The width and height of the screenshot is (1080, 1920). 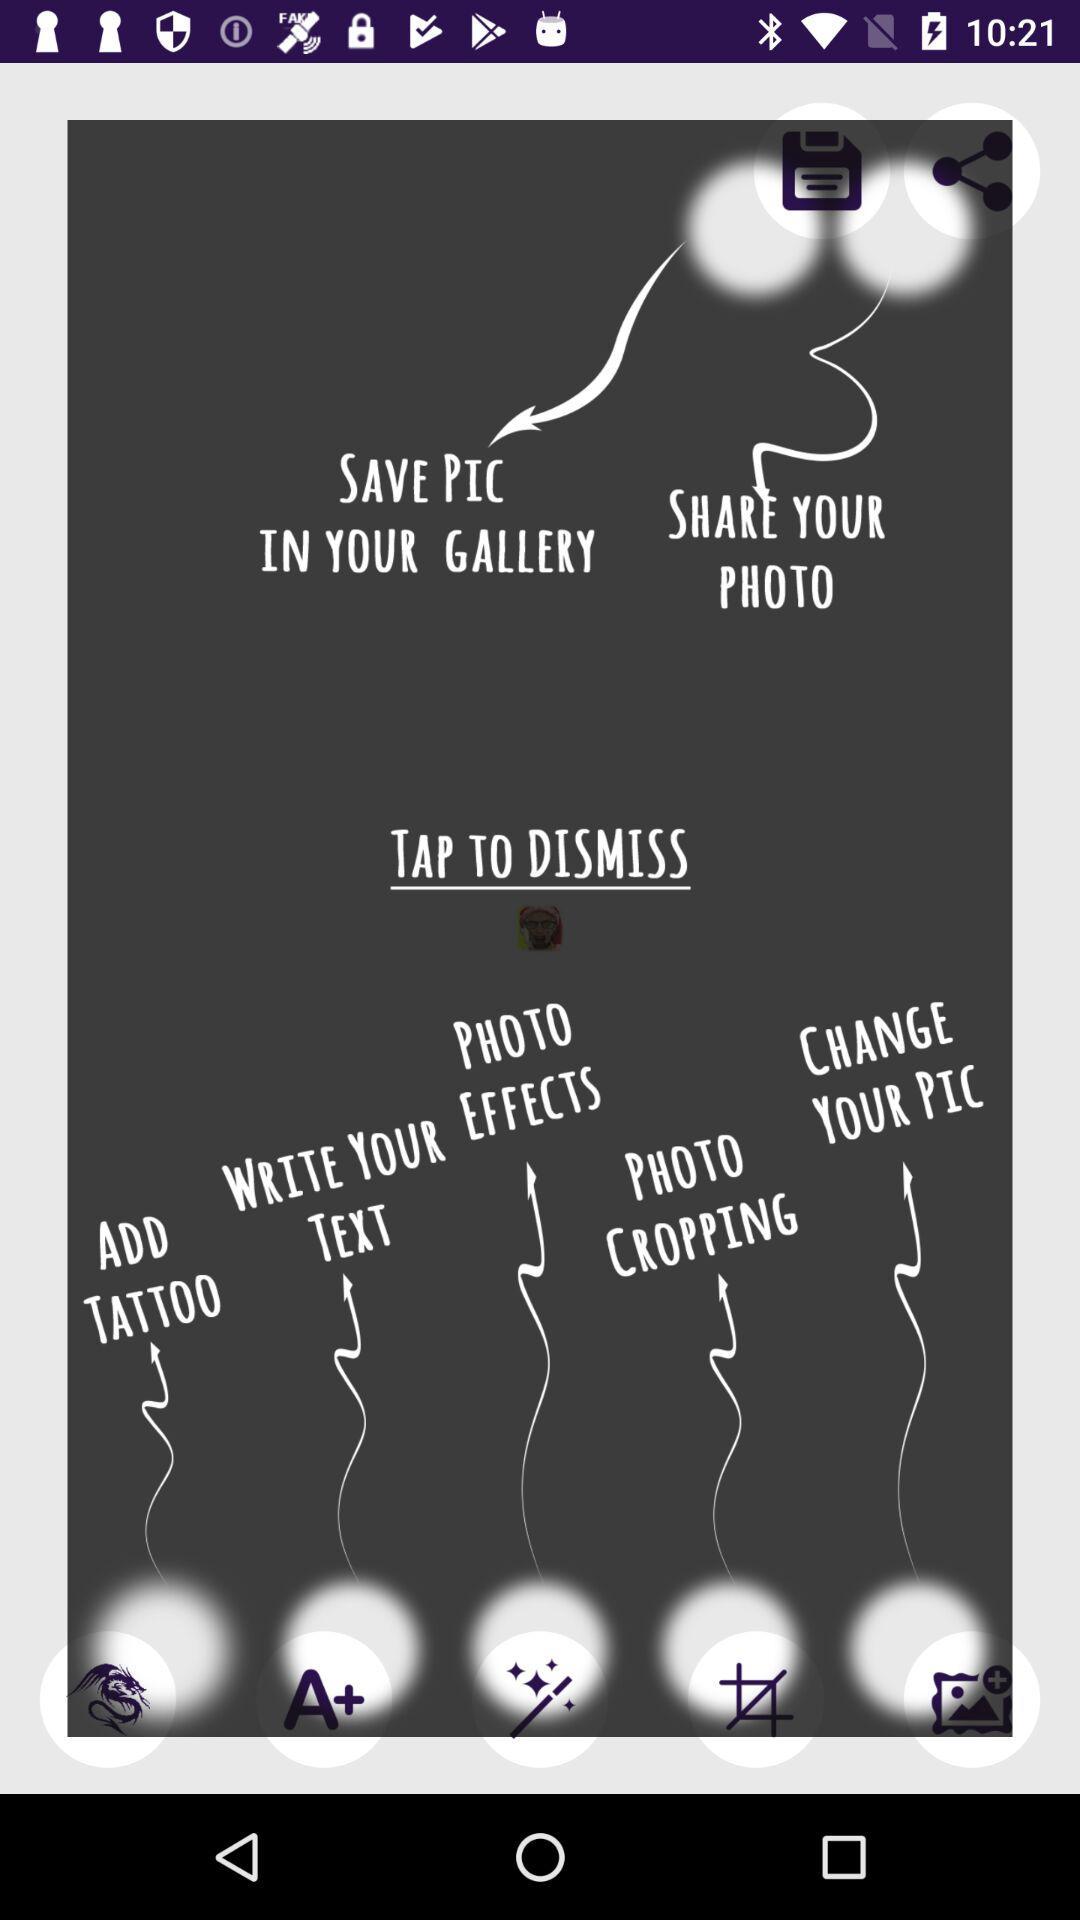 What do you see at coordinates (323, 1698) in the screenshot?
I see `the font icon` at bounding box center [323, 1698].